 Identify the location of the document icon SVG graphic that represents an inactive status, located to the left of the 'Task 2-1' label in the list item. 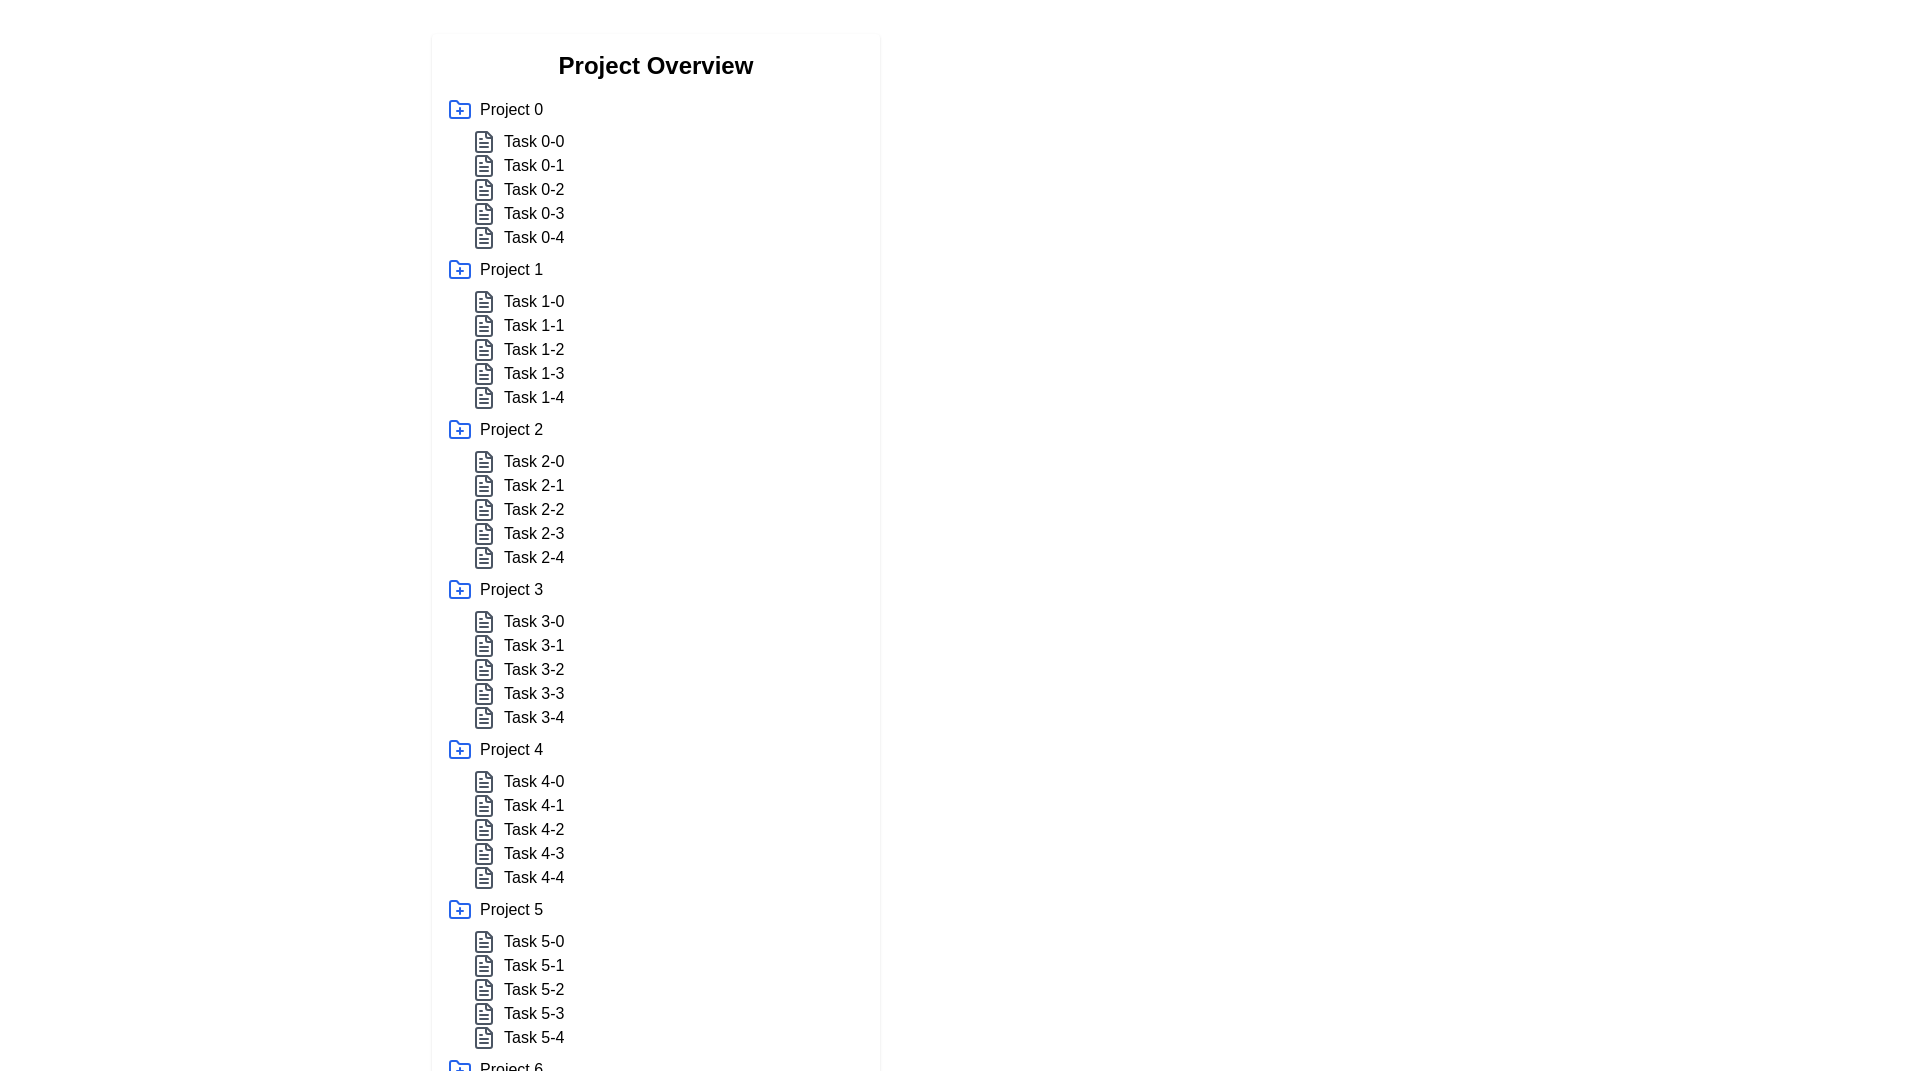
(484, 486).